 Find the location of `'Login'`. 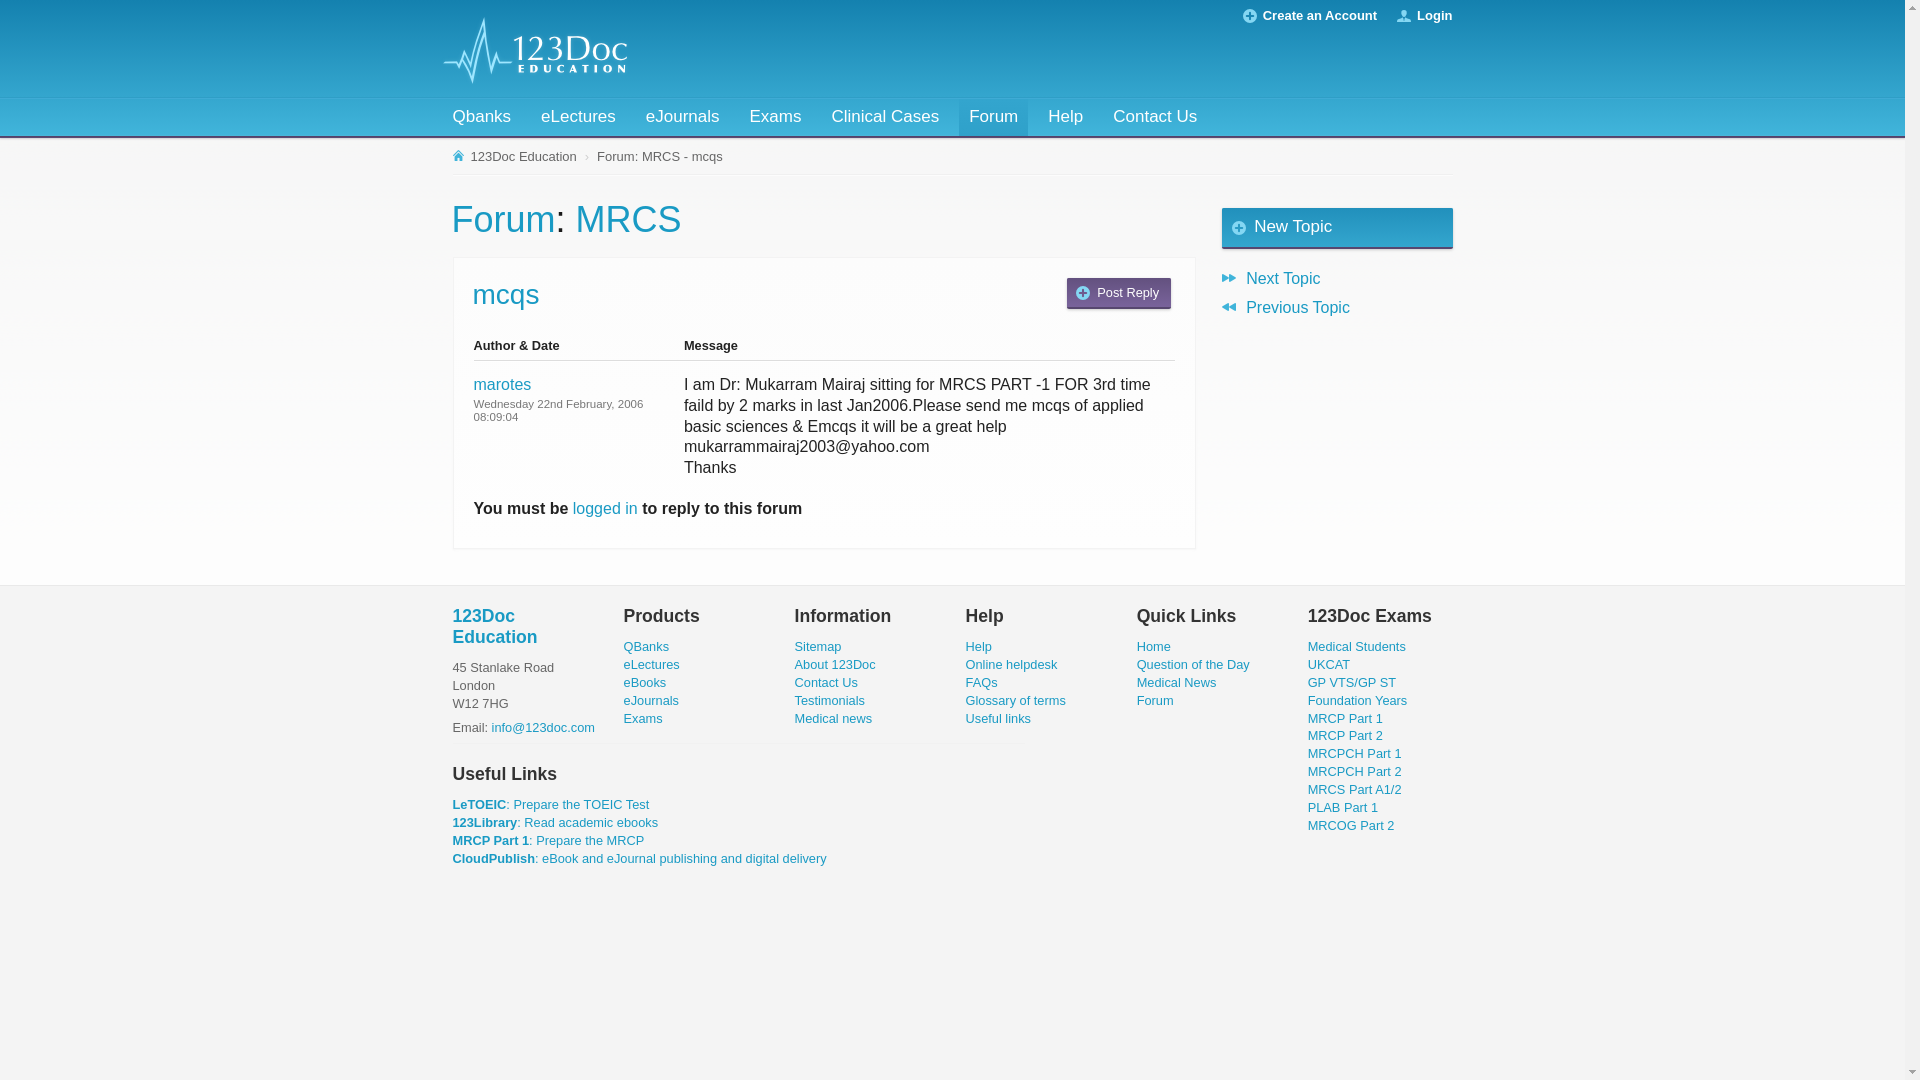

'Login' is located at coordinates (1433, 15).